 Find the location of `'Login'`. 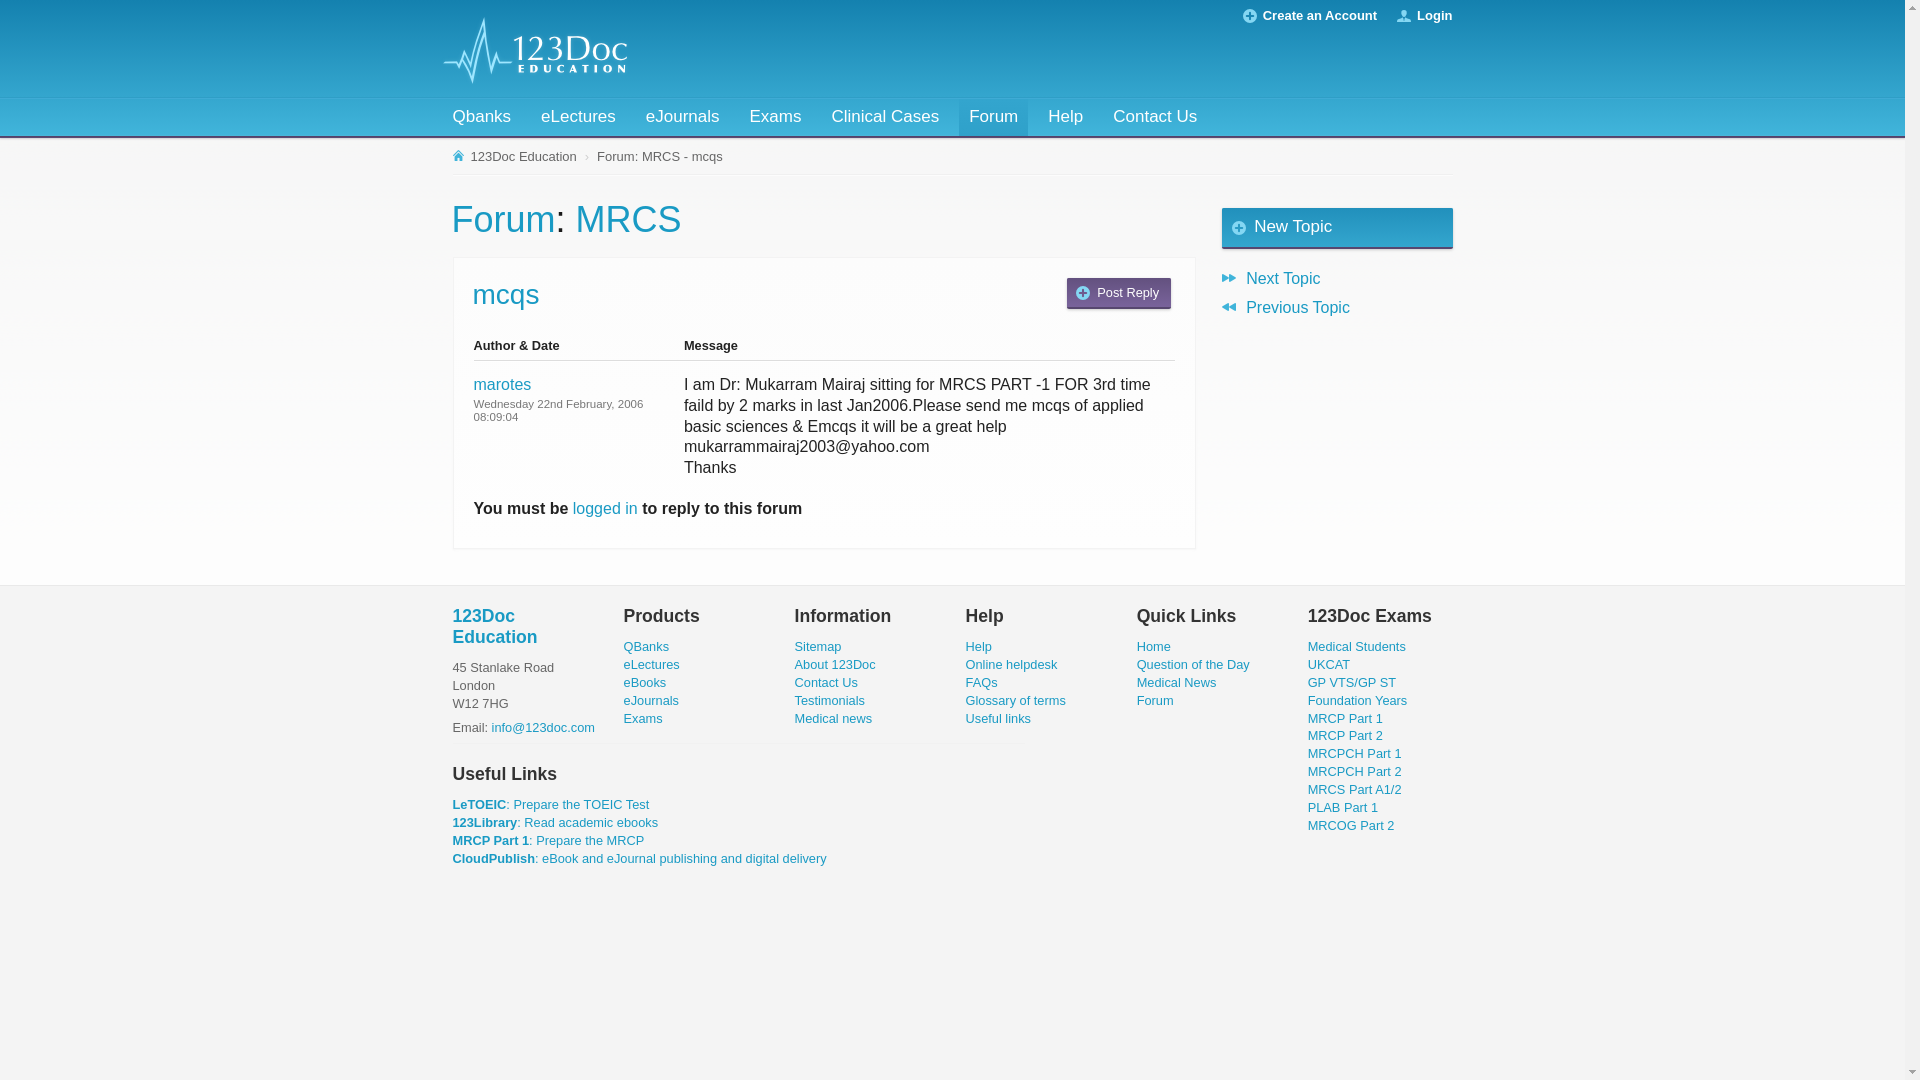

'Login' is located at coordinates (1433, 15).